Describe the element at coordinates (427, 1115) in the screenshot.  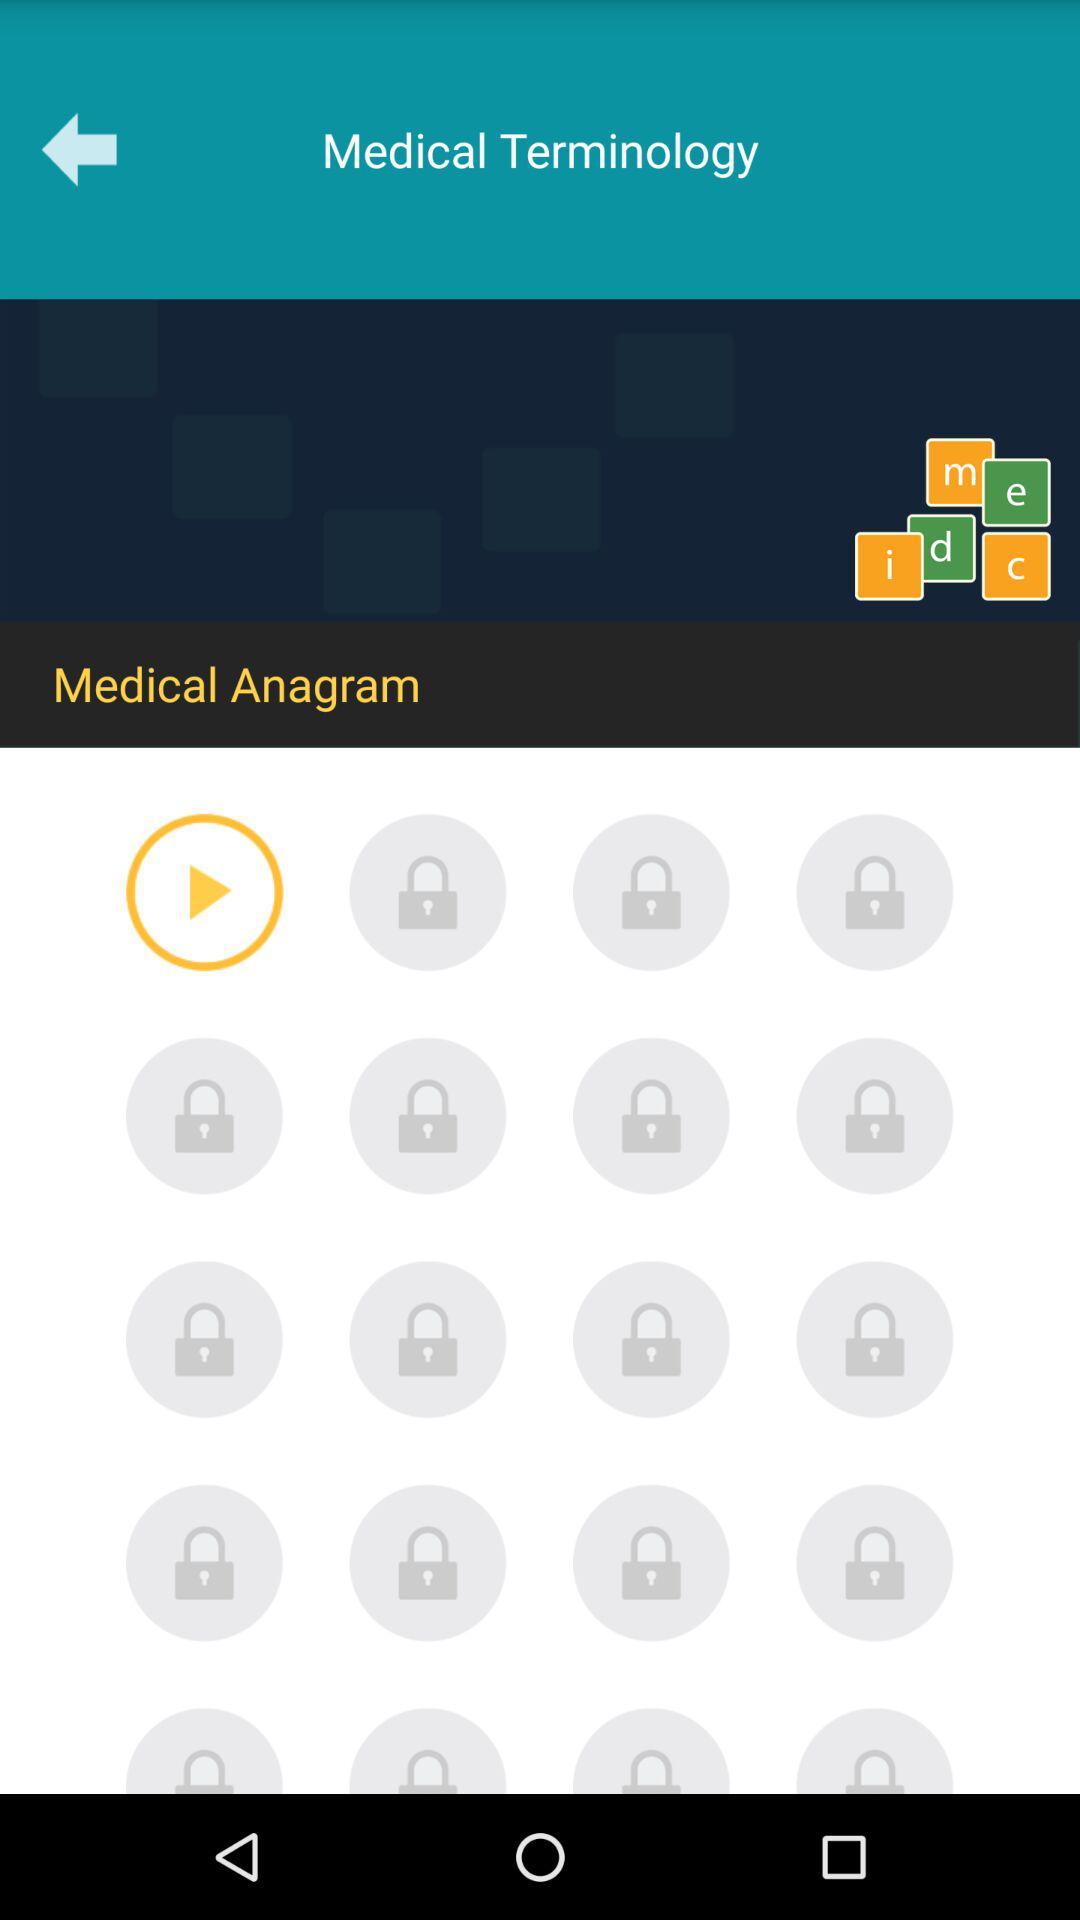
I see `option blocked` at that location.